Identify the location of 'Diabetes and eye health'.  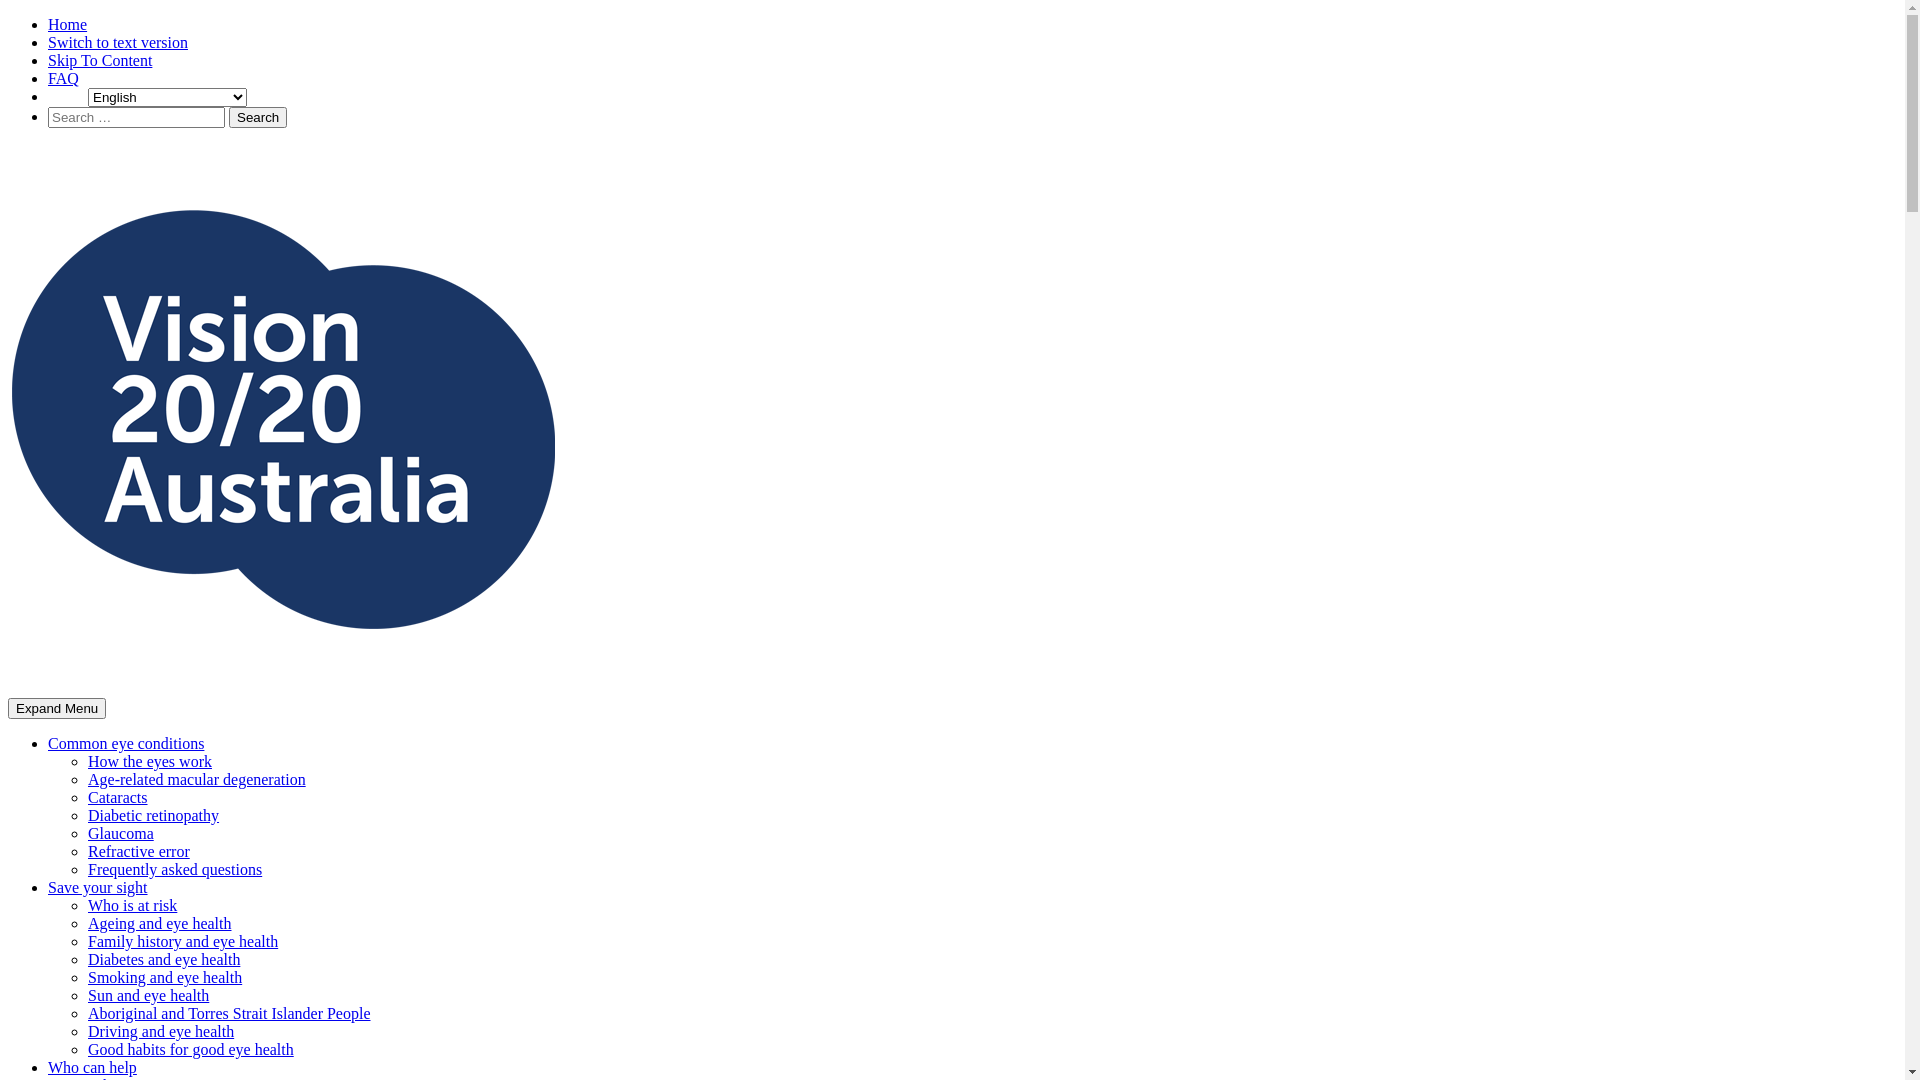
(163, 958).